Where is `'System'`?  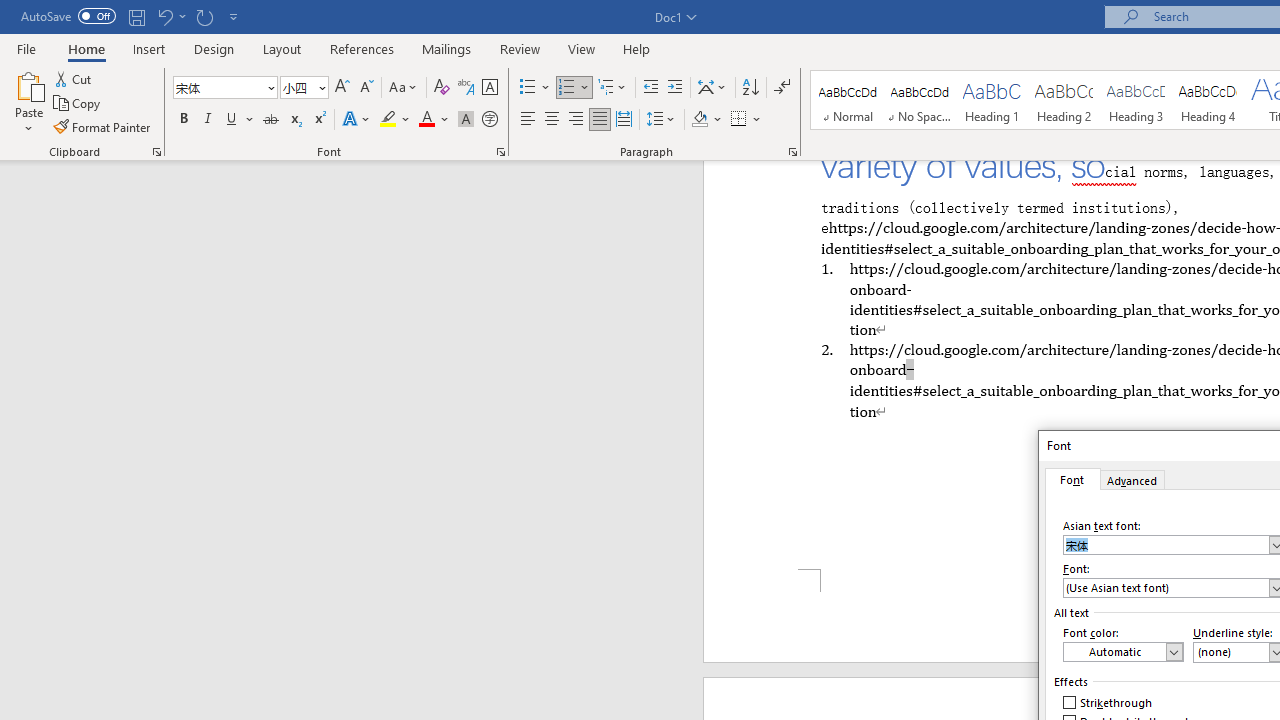 'System' is located at coordinates (10, 11).